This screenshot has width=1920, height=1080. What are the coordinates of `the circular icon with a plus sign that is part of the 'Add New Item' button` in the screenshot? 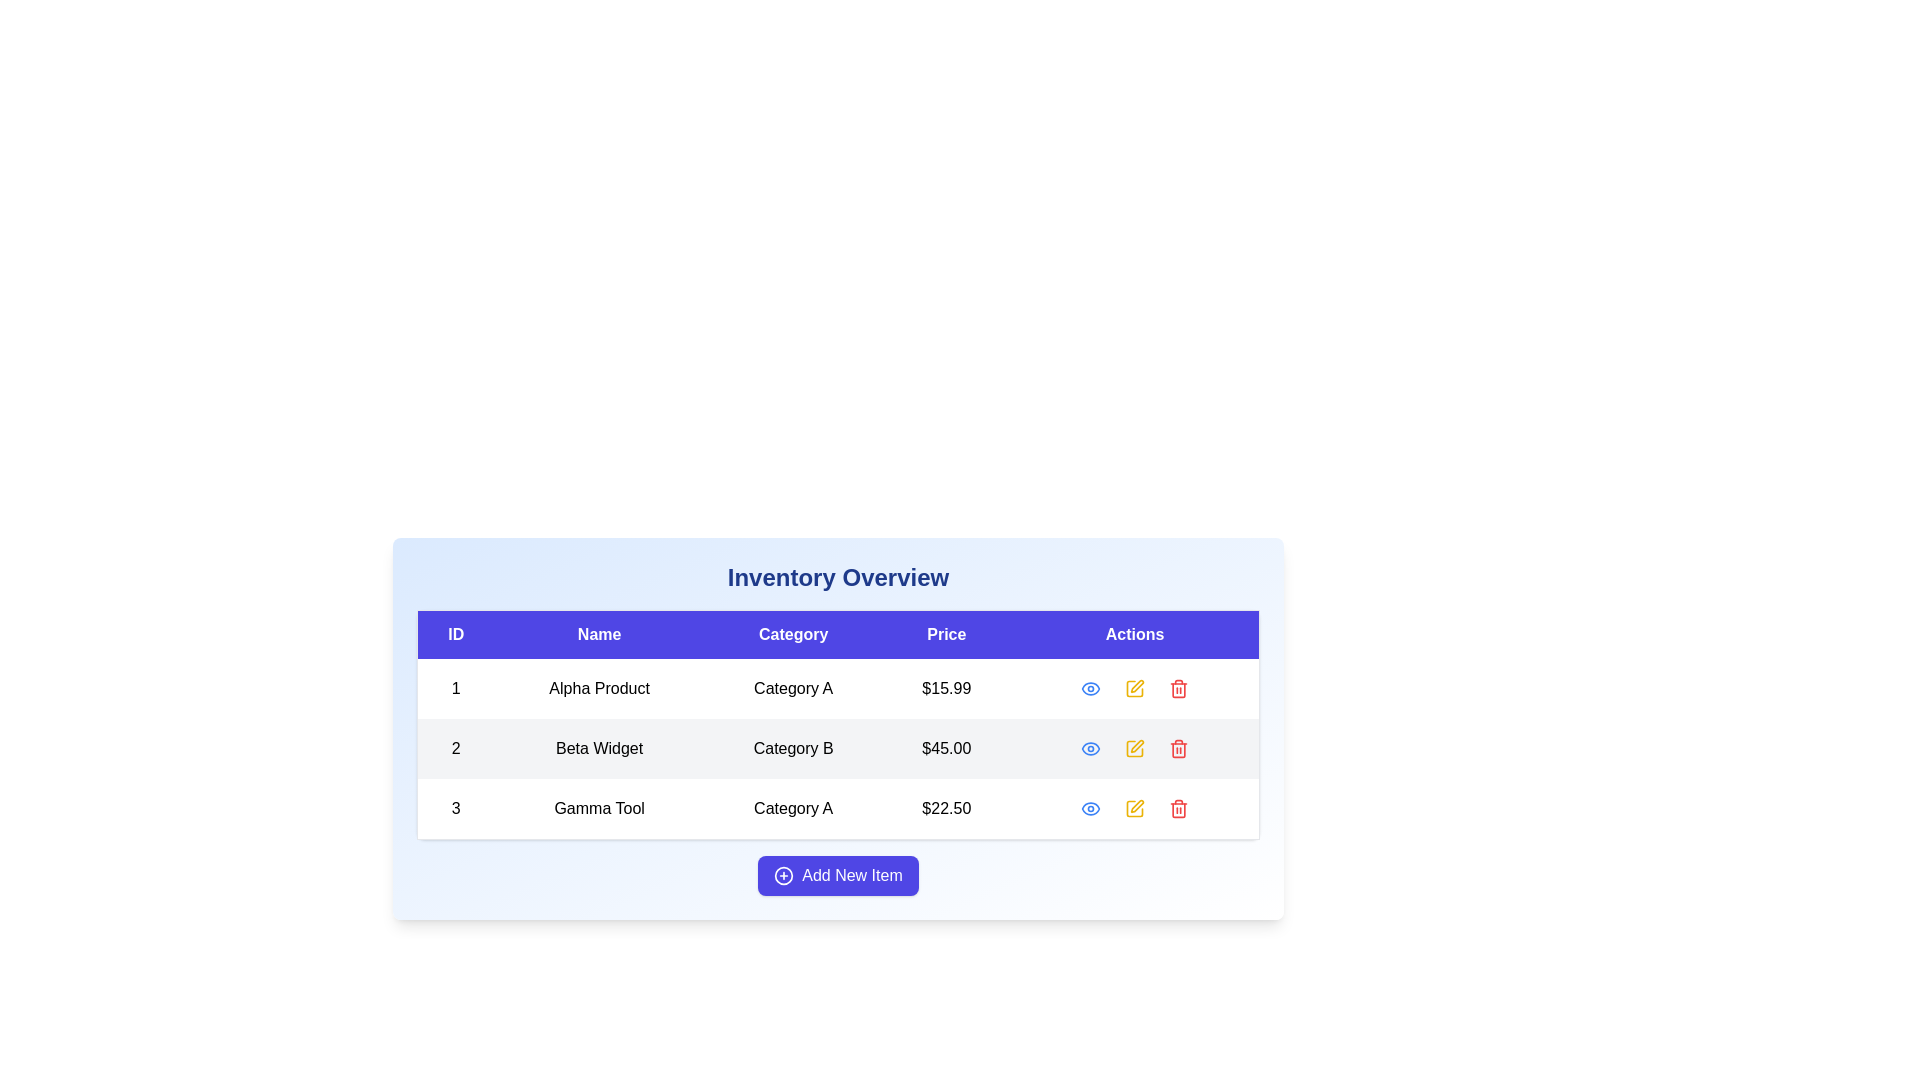 It's located at (783, 874).